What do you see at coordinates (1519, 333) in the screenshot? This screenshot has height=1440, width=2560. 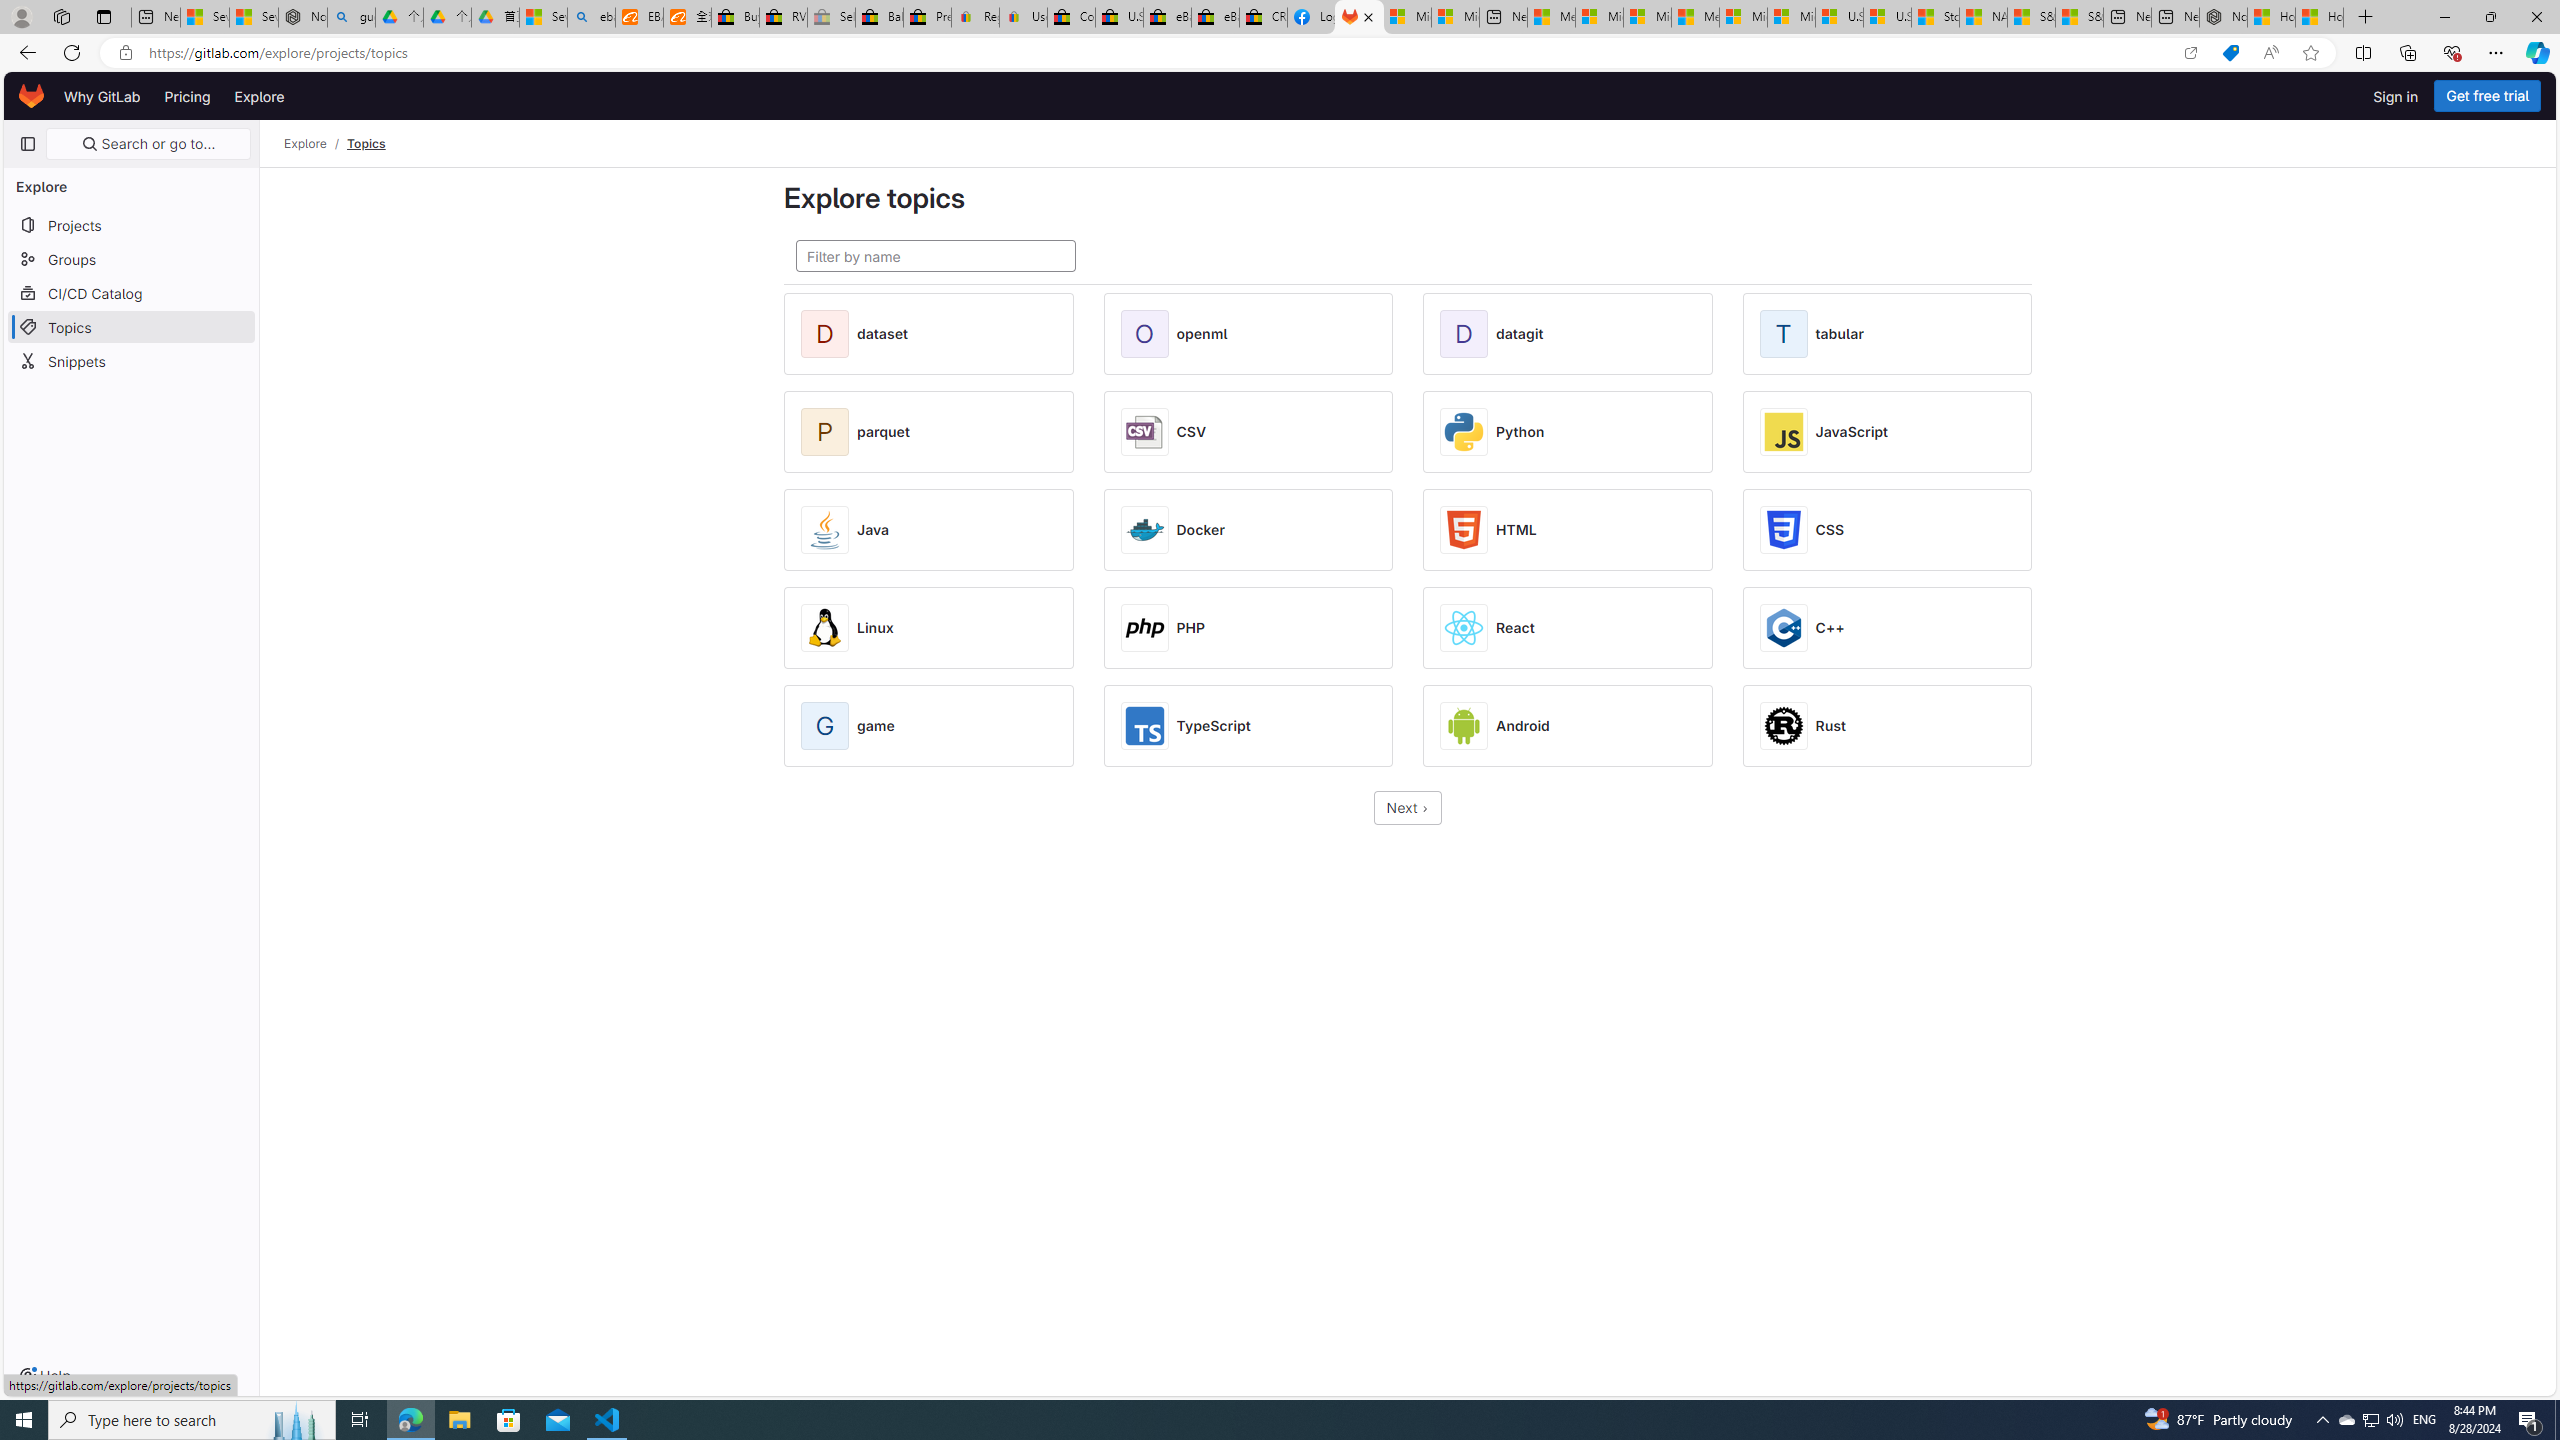 I see `'datagit'` at bounding box center [1519, 333].